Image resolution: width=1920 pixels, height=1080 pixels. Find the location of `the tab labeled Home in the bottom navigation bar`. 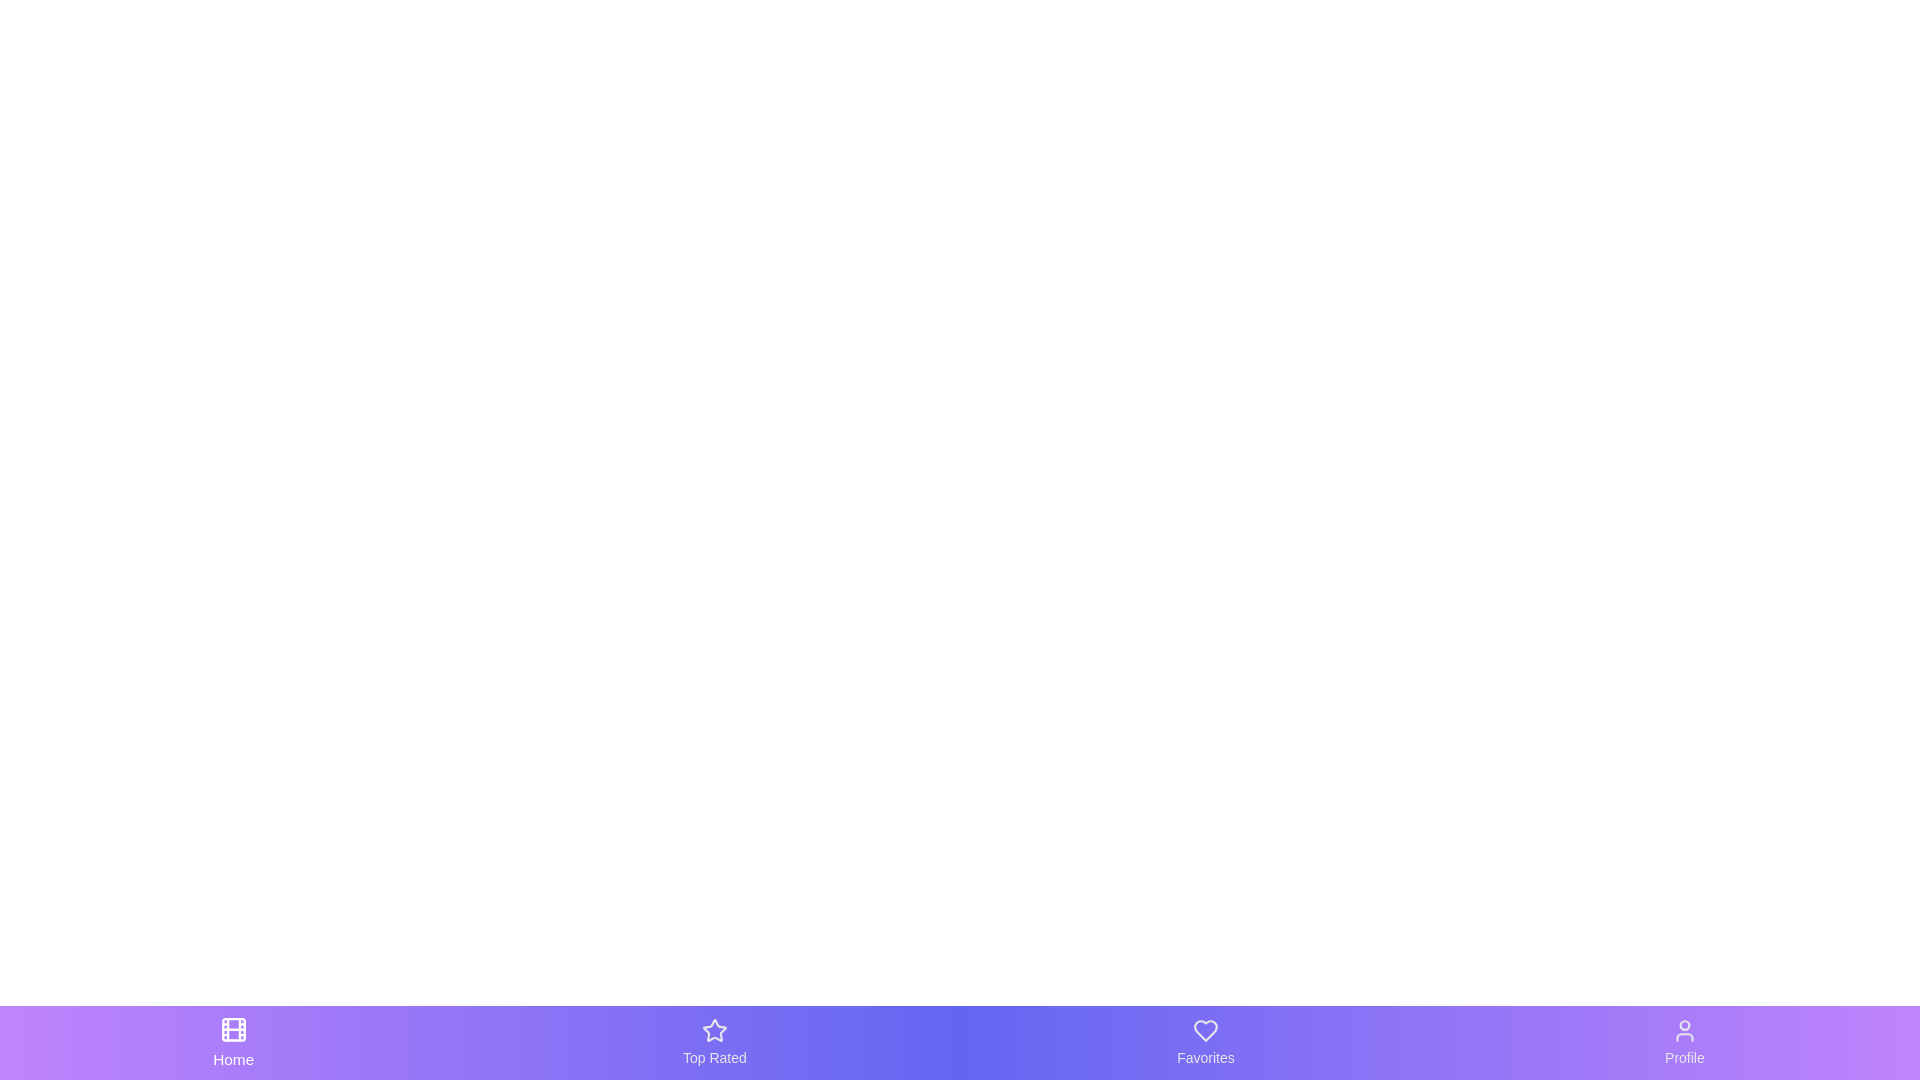

the tab labeled Home in the bottom navigation bar is located at coordinates (233, 1041).